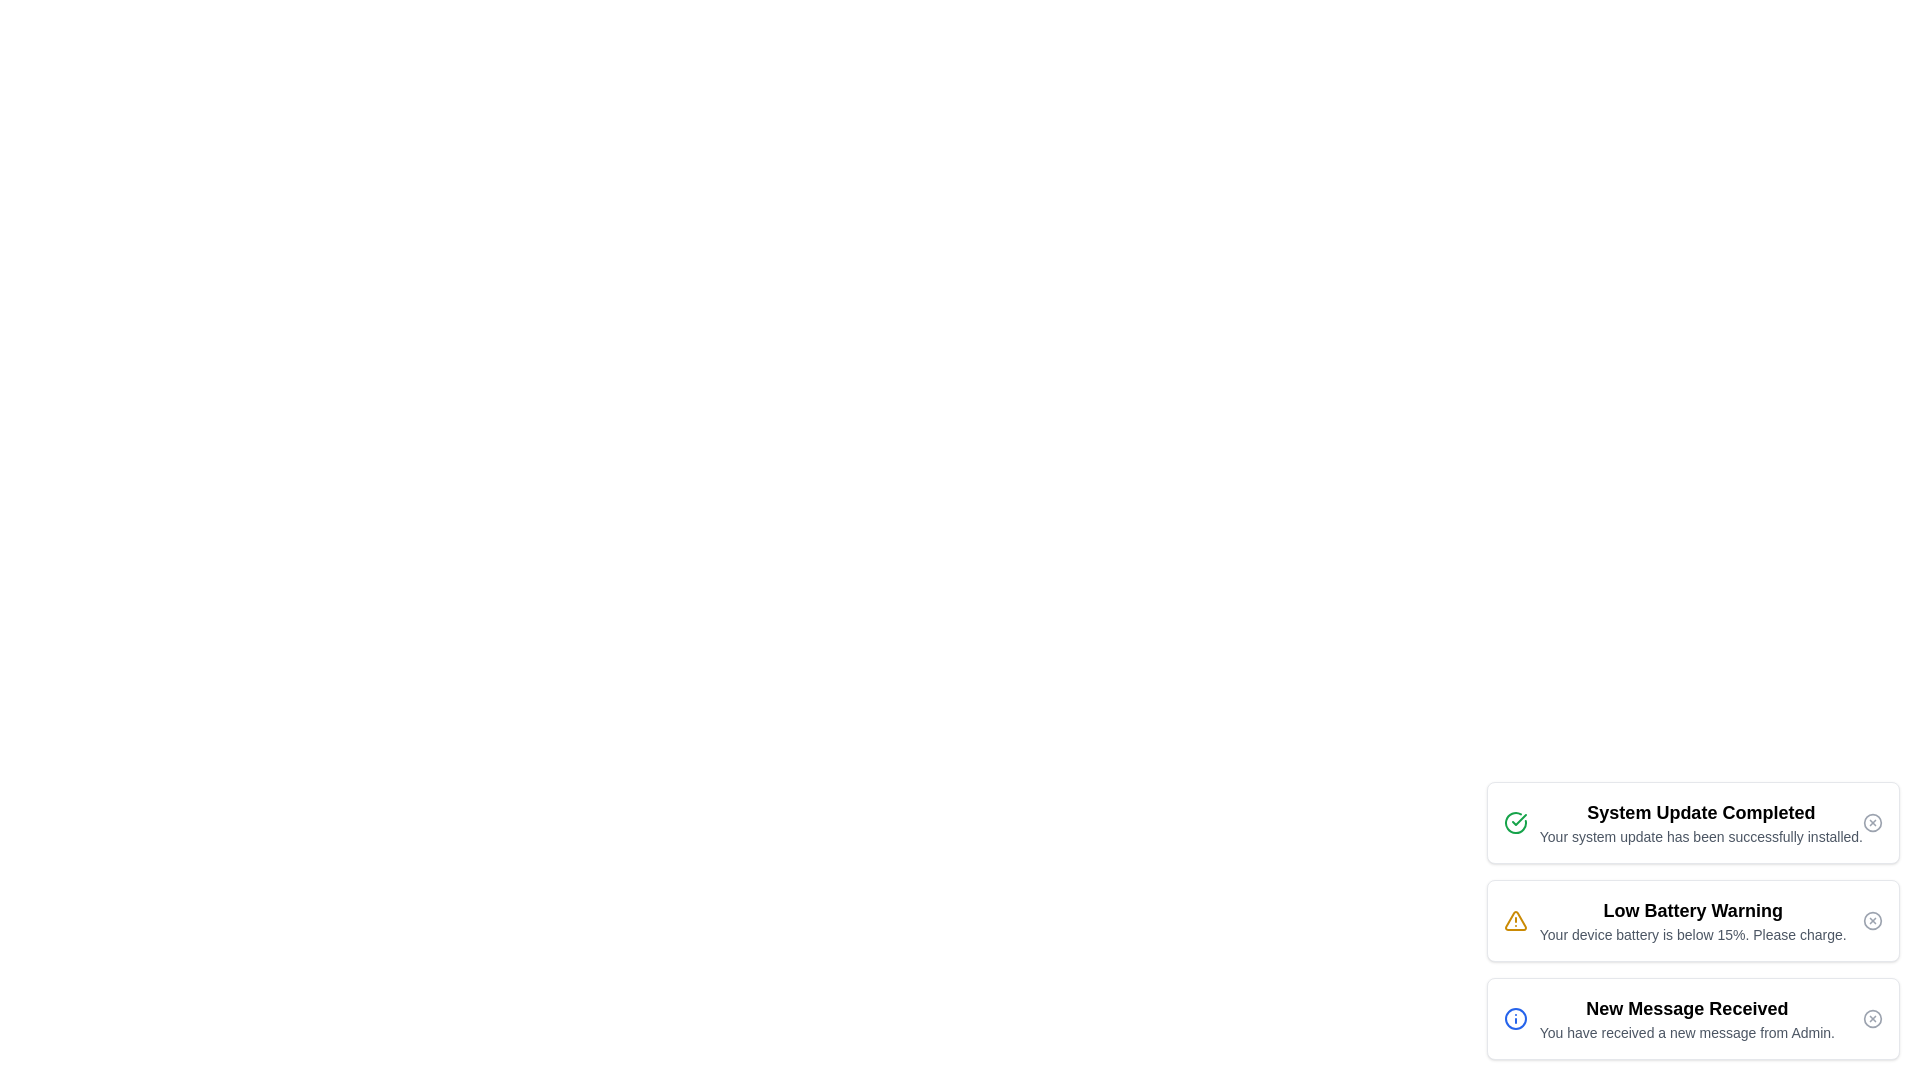 The image size is (1920, 1080). Describe the element at coordinates (1700, 837) in the screenshot. I see `informational text that states 'Your system update has been successfully installed.' located below the heading 'System Update Completed.'` at that location.